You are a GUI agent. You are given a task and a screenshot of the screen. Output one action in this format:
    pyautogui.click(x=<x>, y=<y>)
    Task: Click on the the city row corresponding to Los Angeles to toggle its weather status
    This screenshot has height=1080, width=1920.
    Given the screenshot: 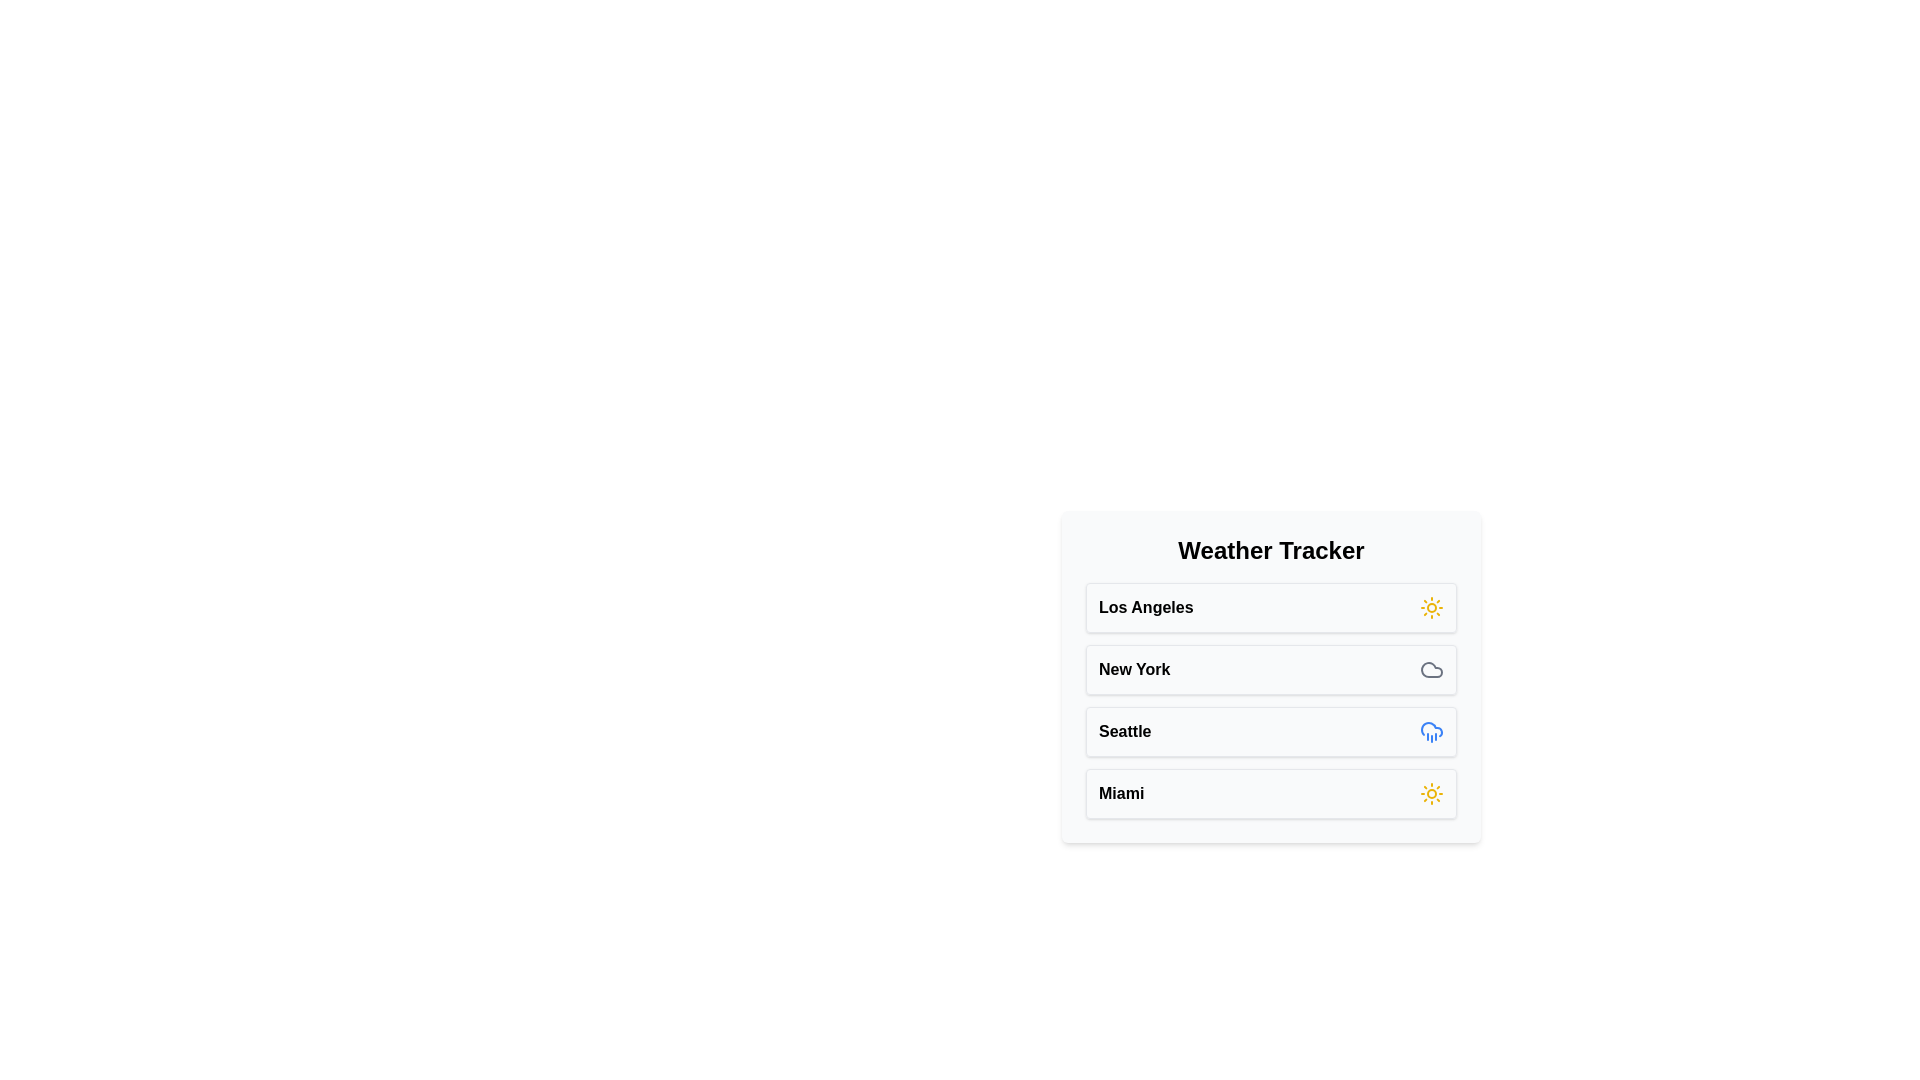 What is the action you would take?
    pyautogui.click(x=1270, y=607)
    